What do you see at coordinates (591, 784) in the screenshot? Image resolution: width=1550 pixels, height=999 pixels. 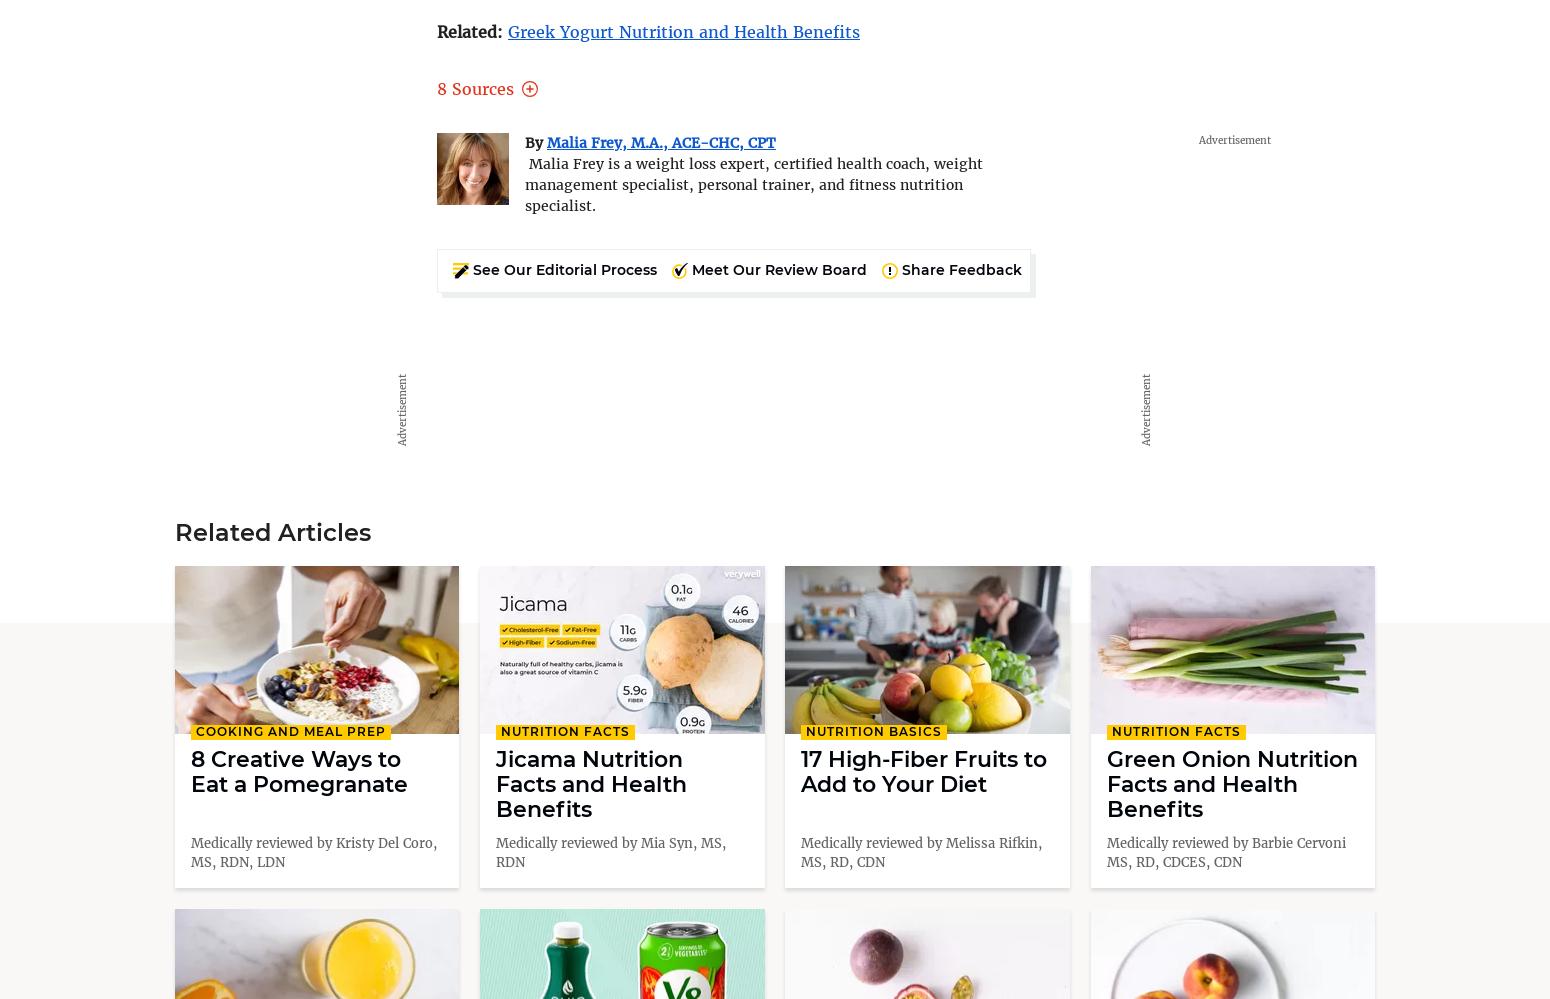 I see `'Jicama Nutrition Facts and Health Benefits'` at bounding box center [591, 784].